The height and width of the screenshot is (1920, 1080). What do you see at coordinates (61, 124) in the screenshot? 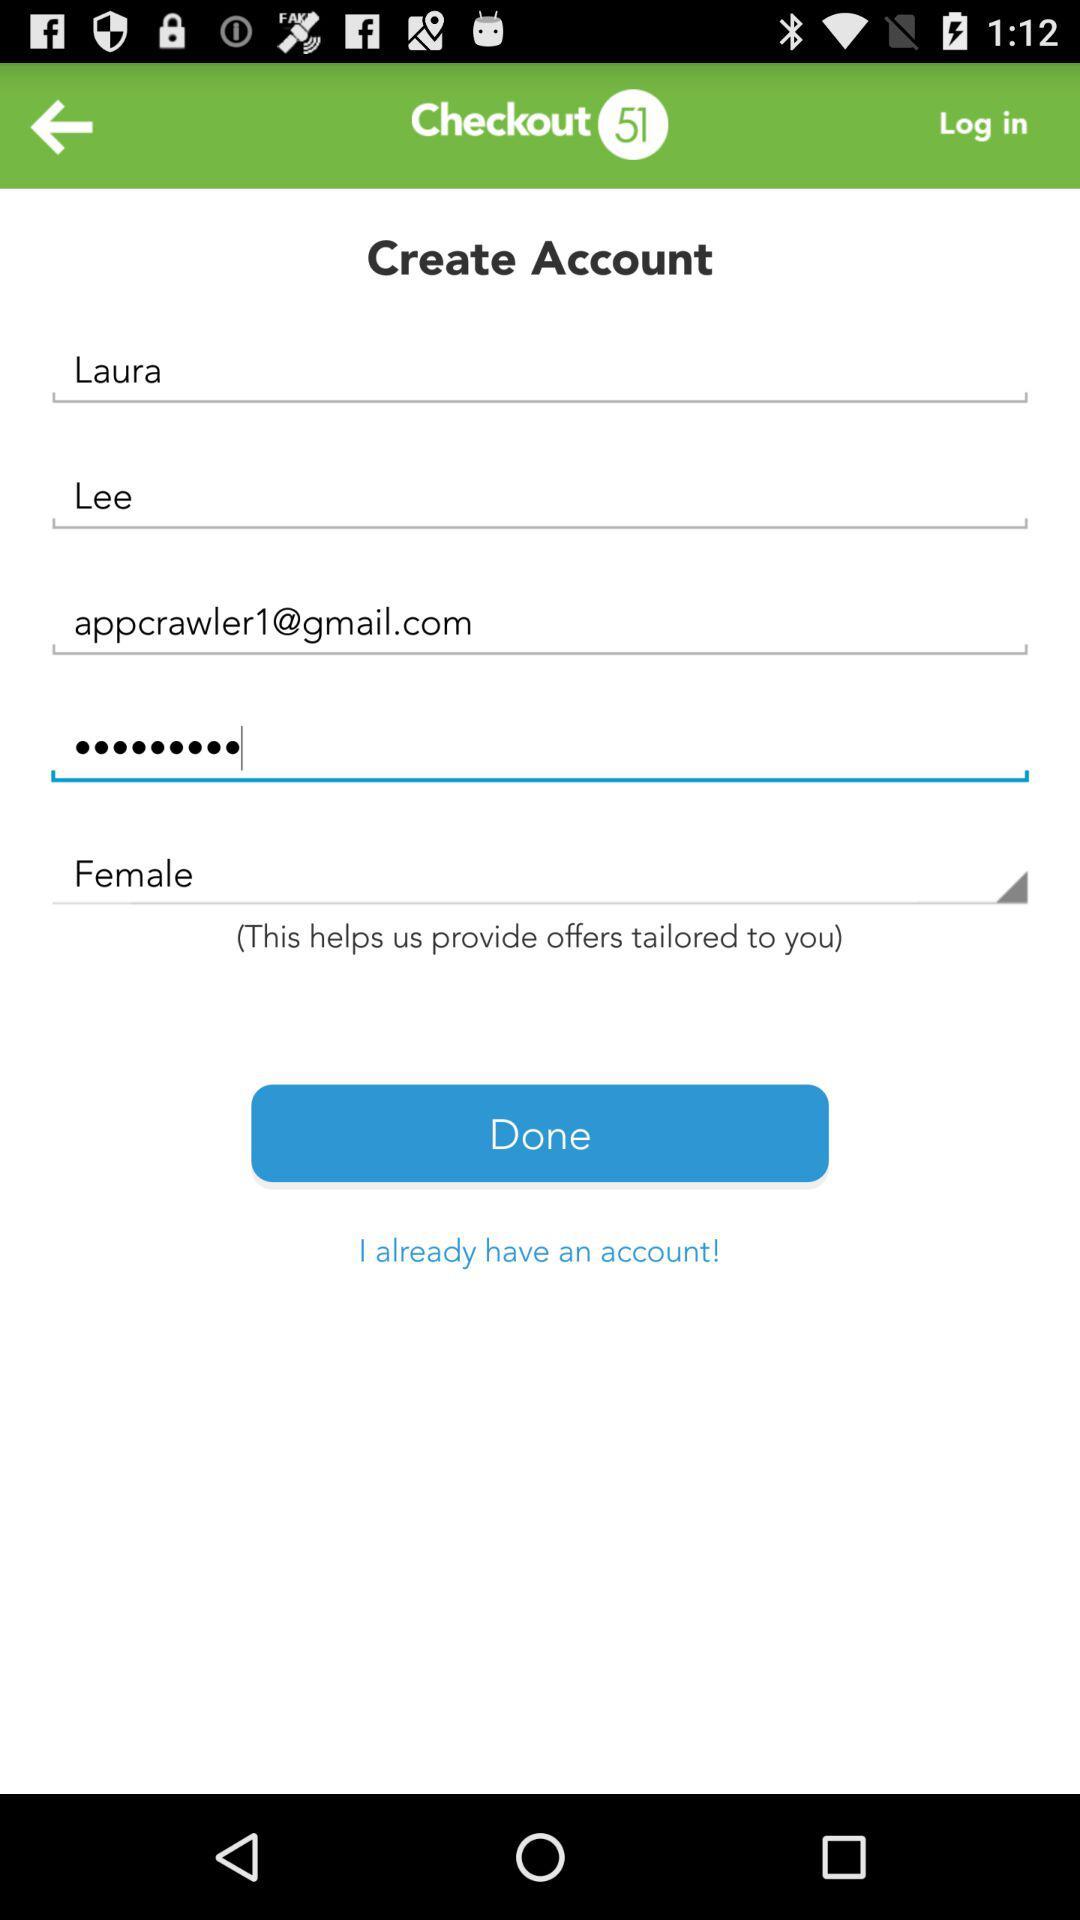
I see `go back` at bounding box center [61, 124].